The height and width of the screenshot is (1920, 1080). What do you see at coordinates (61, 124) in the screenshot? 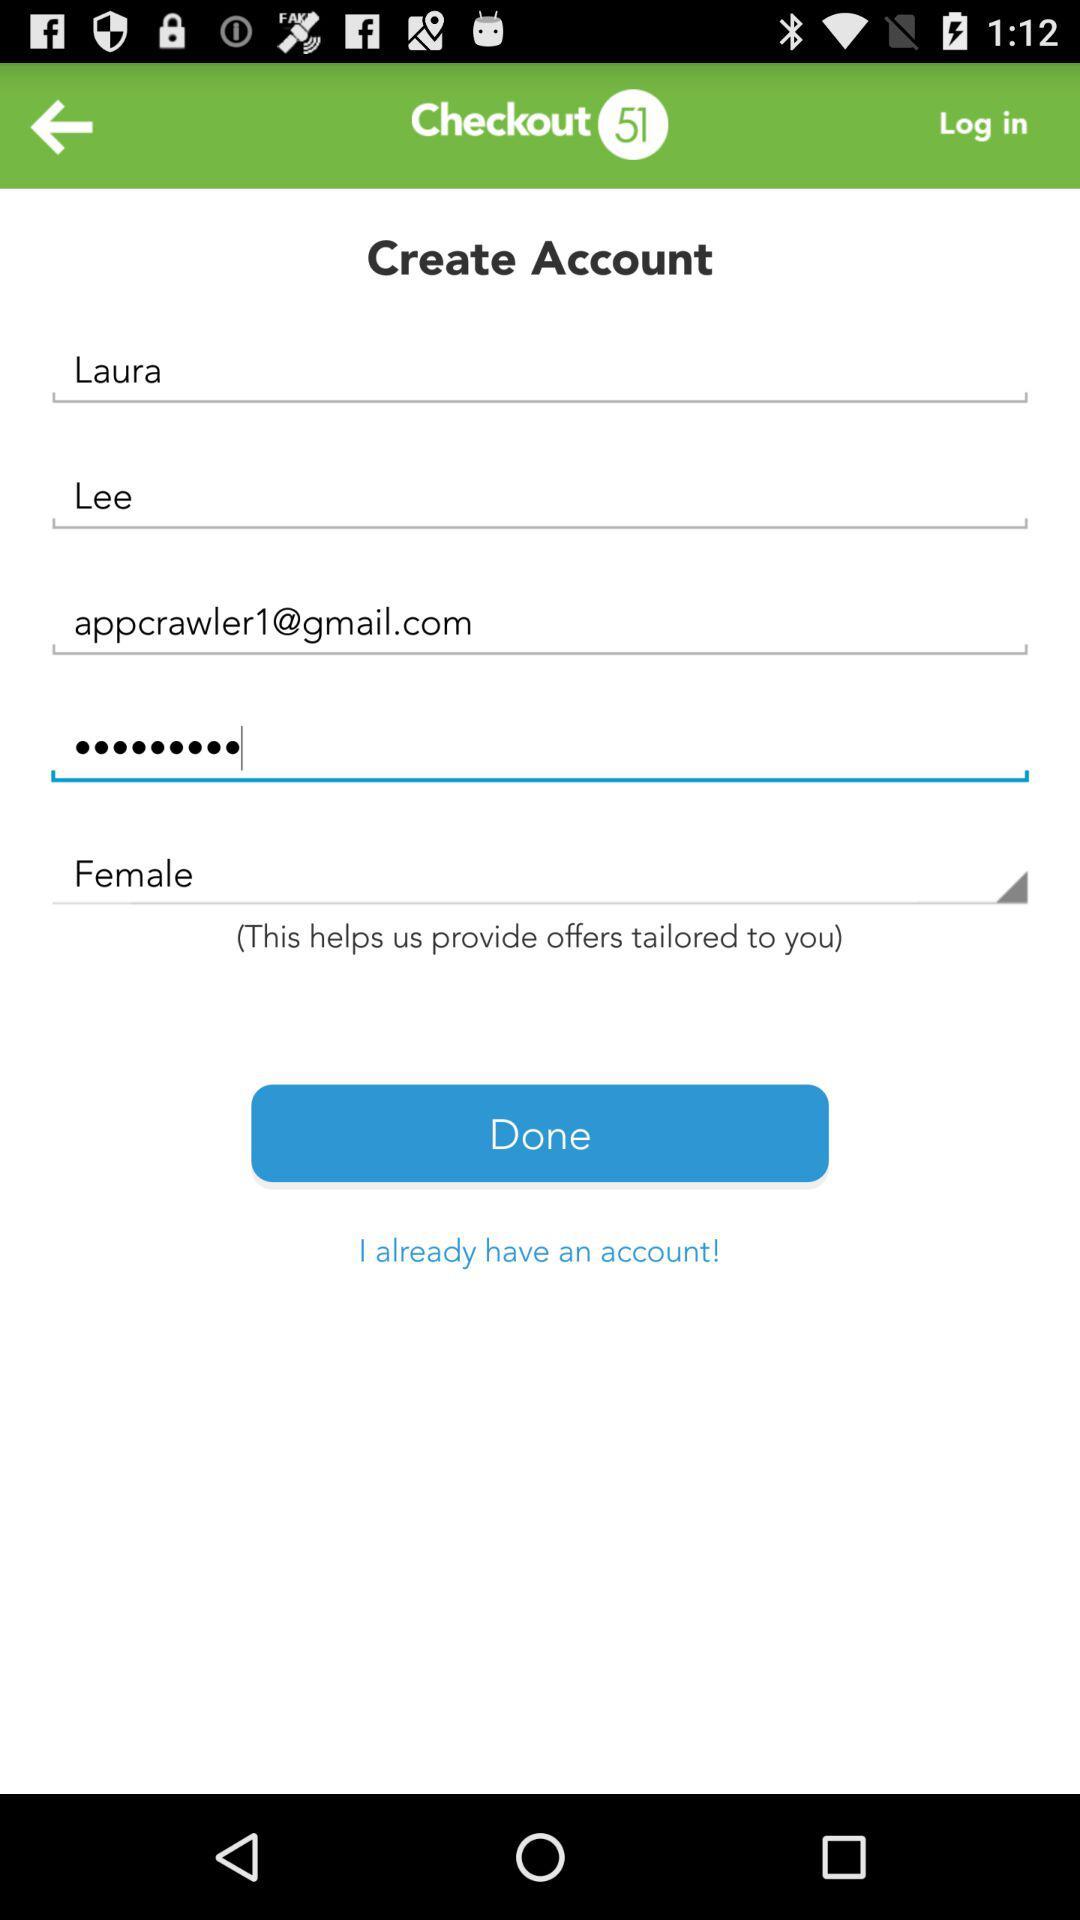
I see `go back` at bounding box center [61, 124].